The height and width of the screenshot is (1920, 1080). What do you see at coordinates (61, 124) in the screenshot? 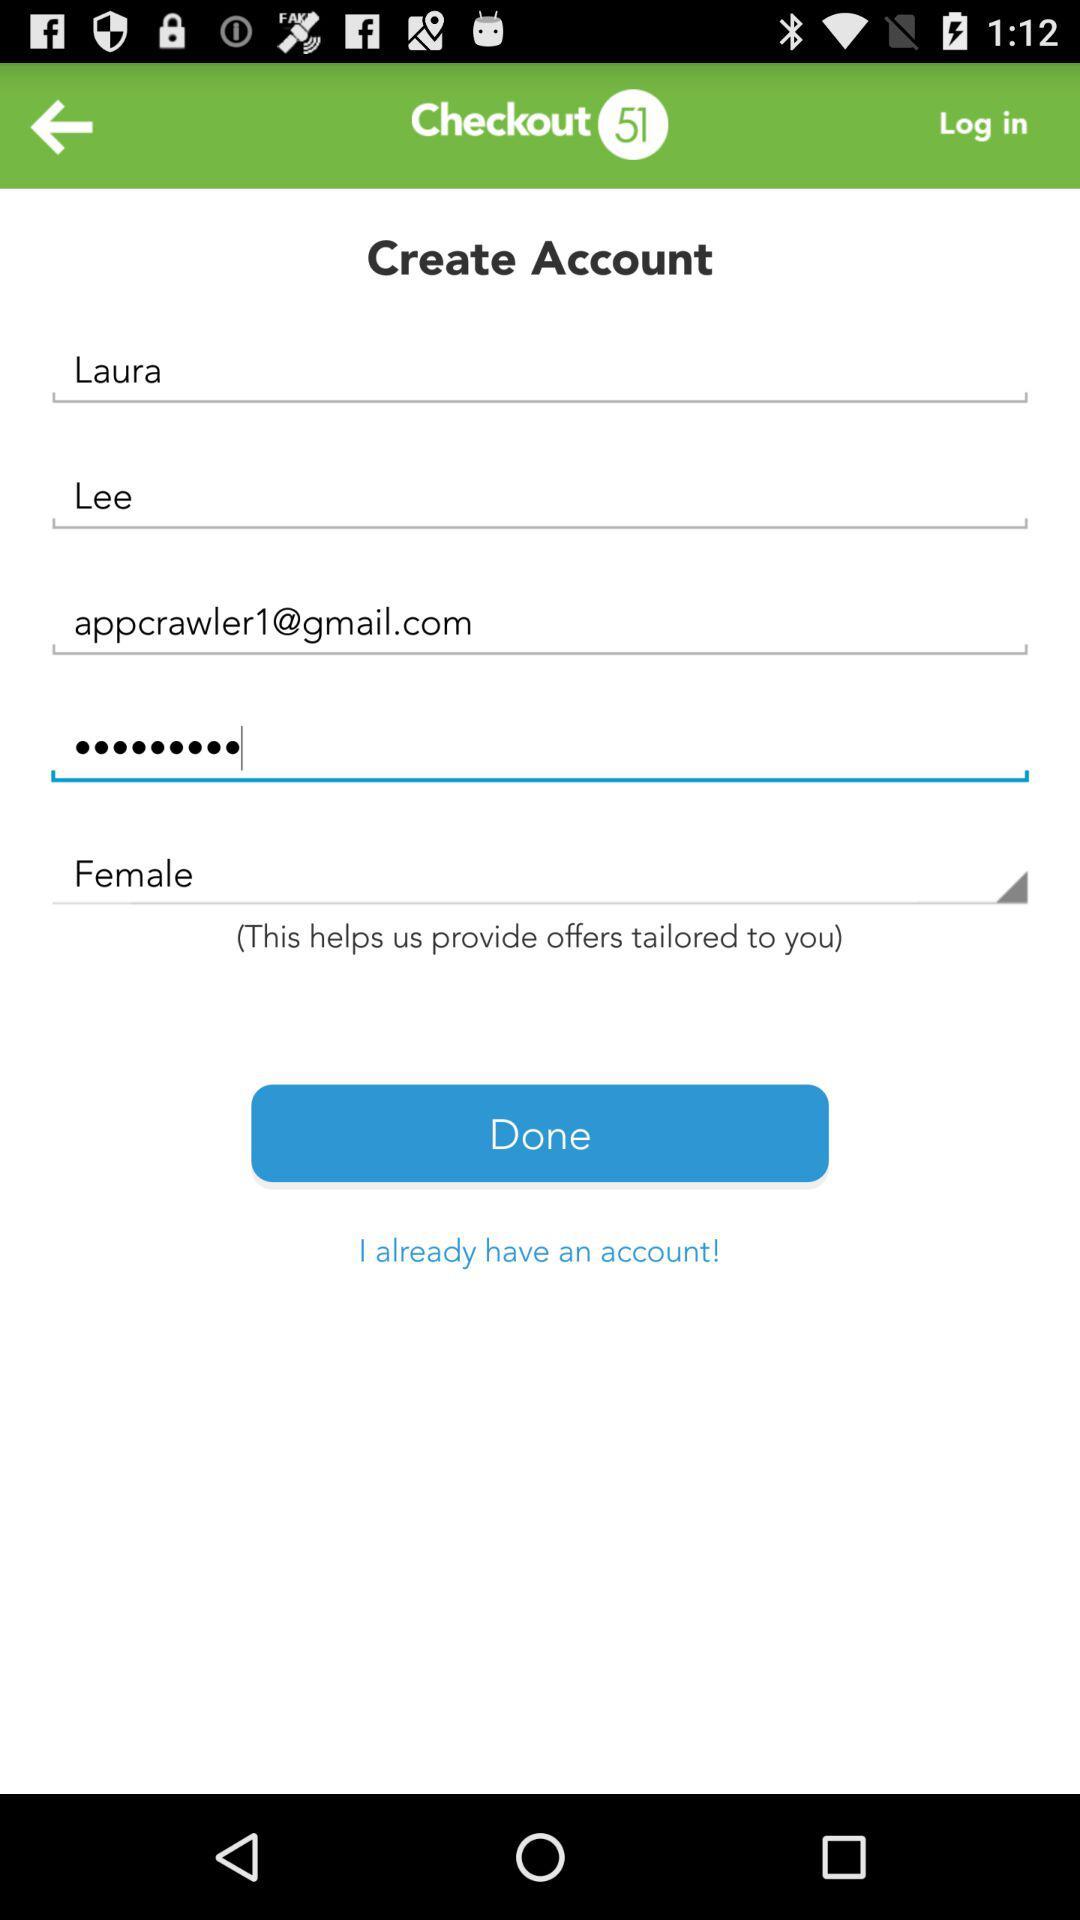
I see `go back` at bounding box center [61, 124].